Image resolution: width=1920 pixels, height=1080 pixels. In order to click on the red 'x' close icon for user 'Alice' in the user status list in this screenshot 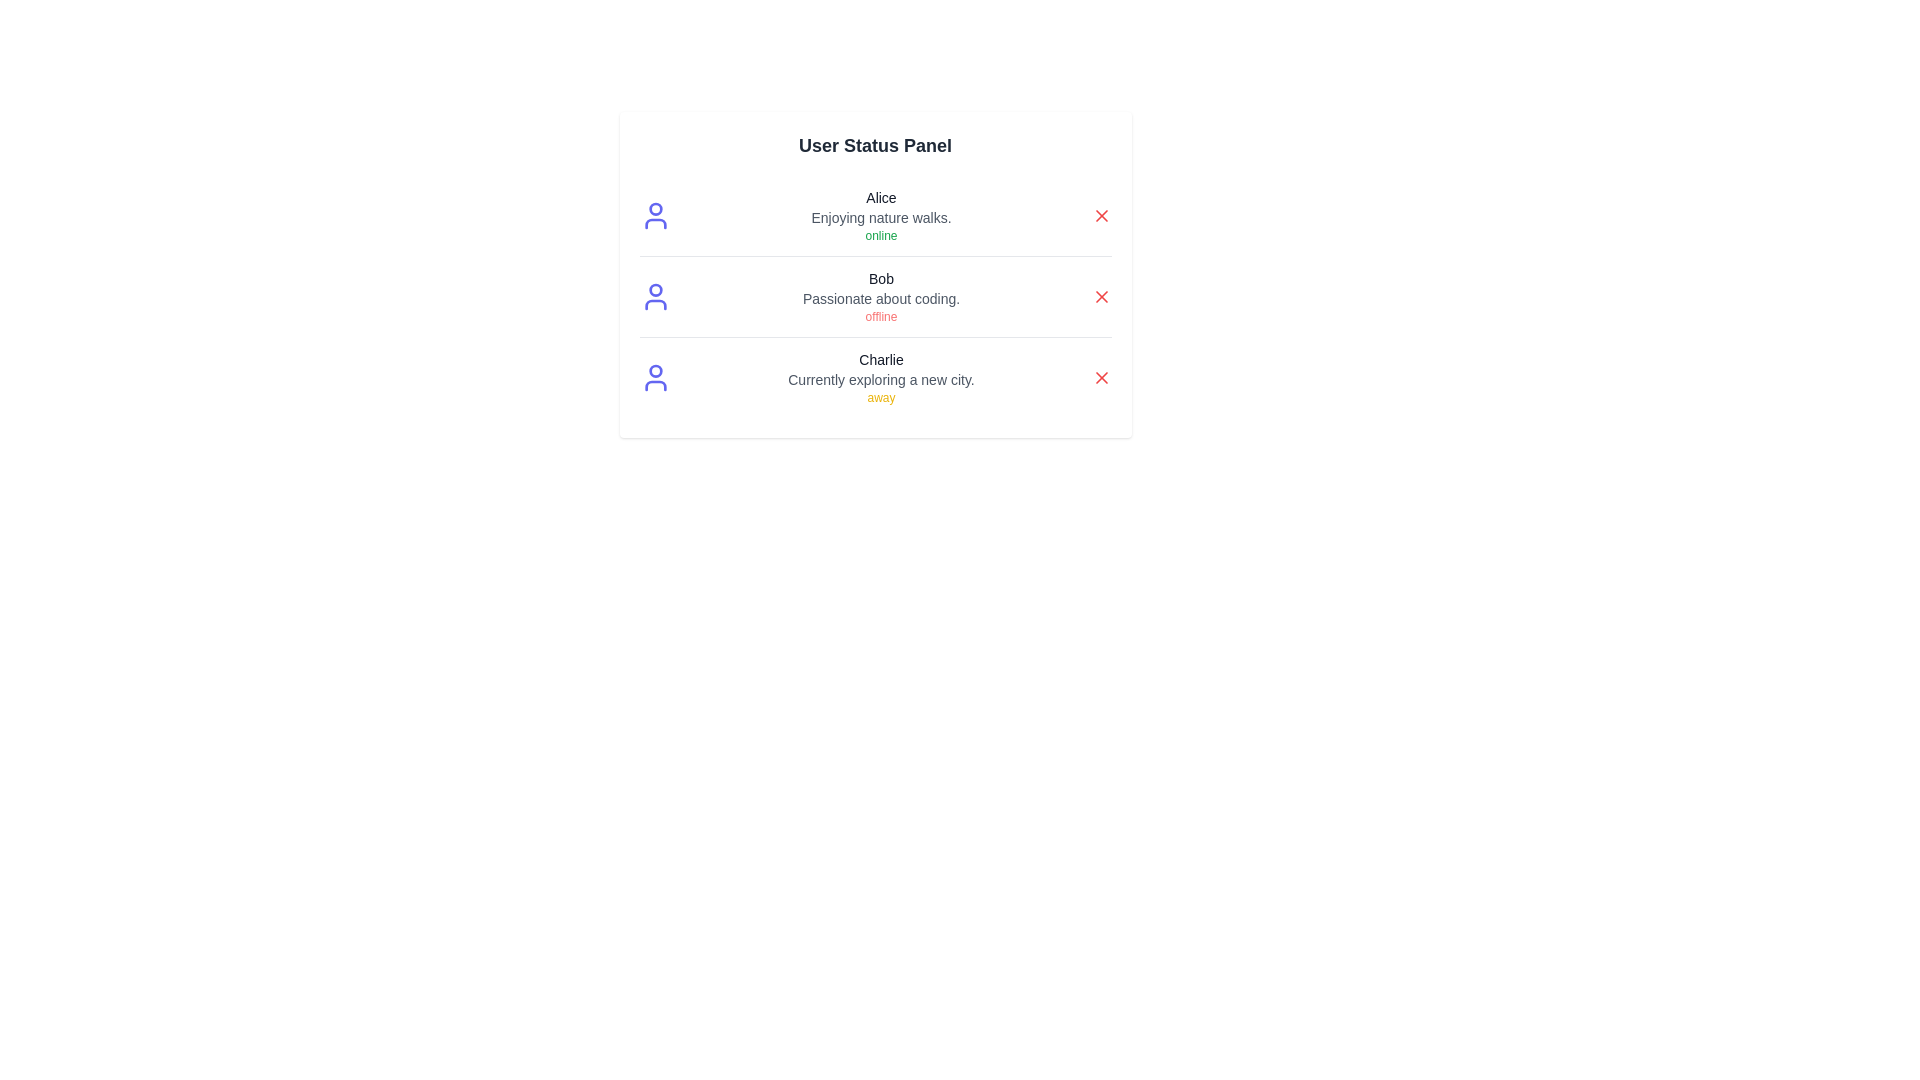, I will do `click(1100, 216)`.